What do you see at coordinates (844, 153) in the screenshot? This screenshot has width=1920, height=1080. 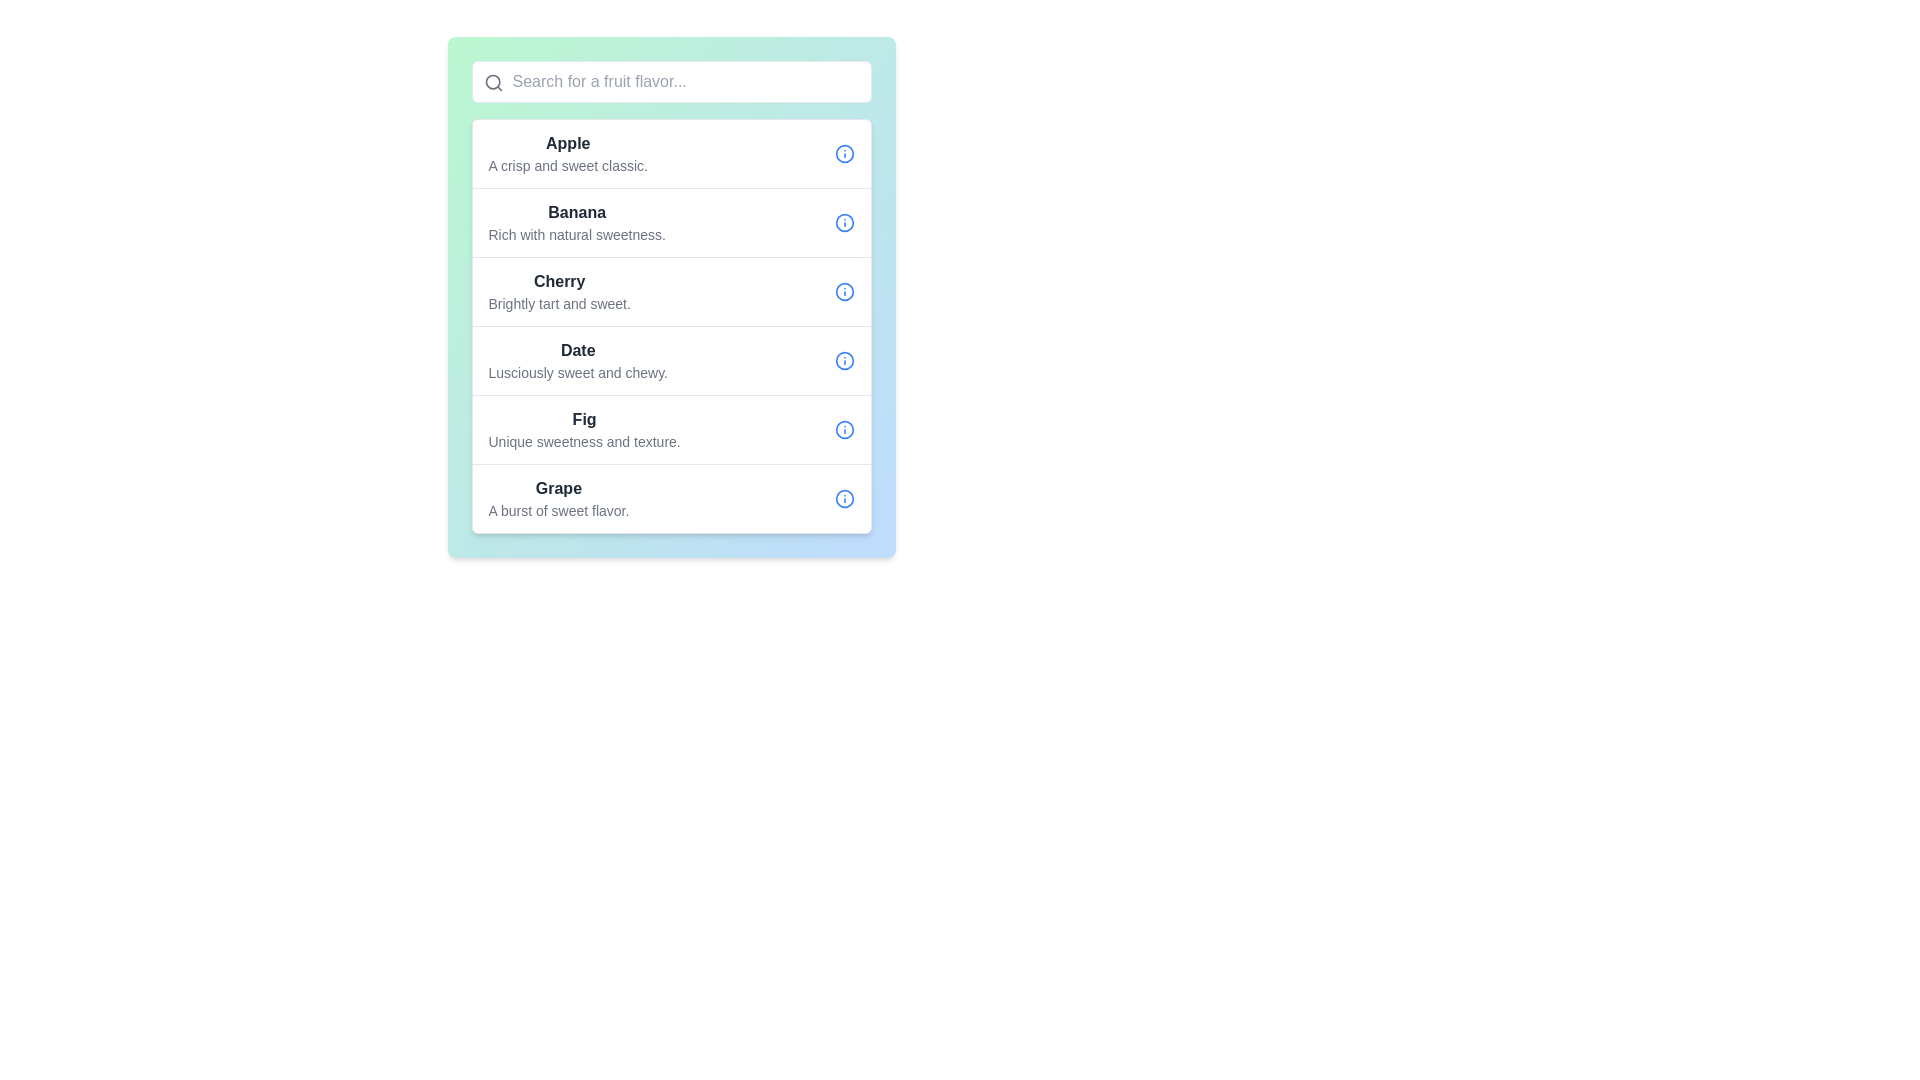 I see `the circular graphical decoration in the top-right corner of the 'Apple' list item, which serves as part of an informational icon` at bounding box center [844, 153].